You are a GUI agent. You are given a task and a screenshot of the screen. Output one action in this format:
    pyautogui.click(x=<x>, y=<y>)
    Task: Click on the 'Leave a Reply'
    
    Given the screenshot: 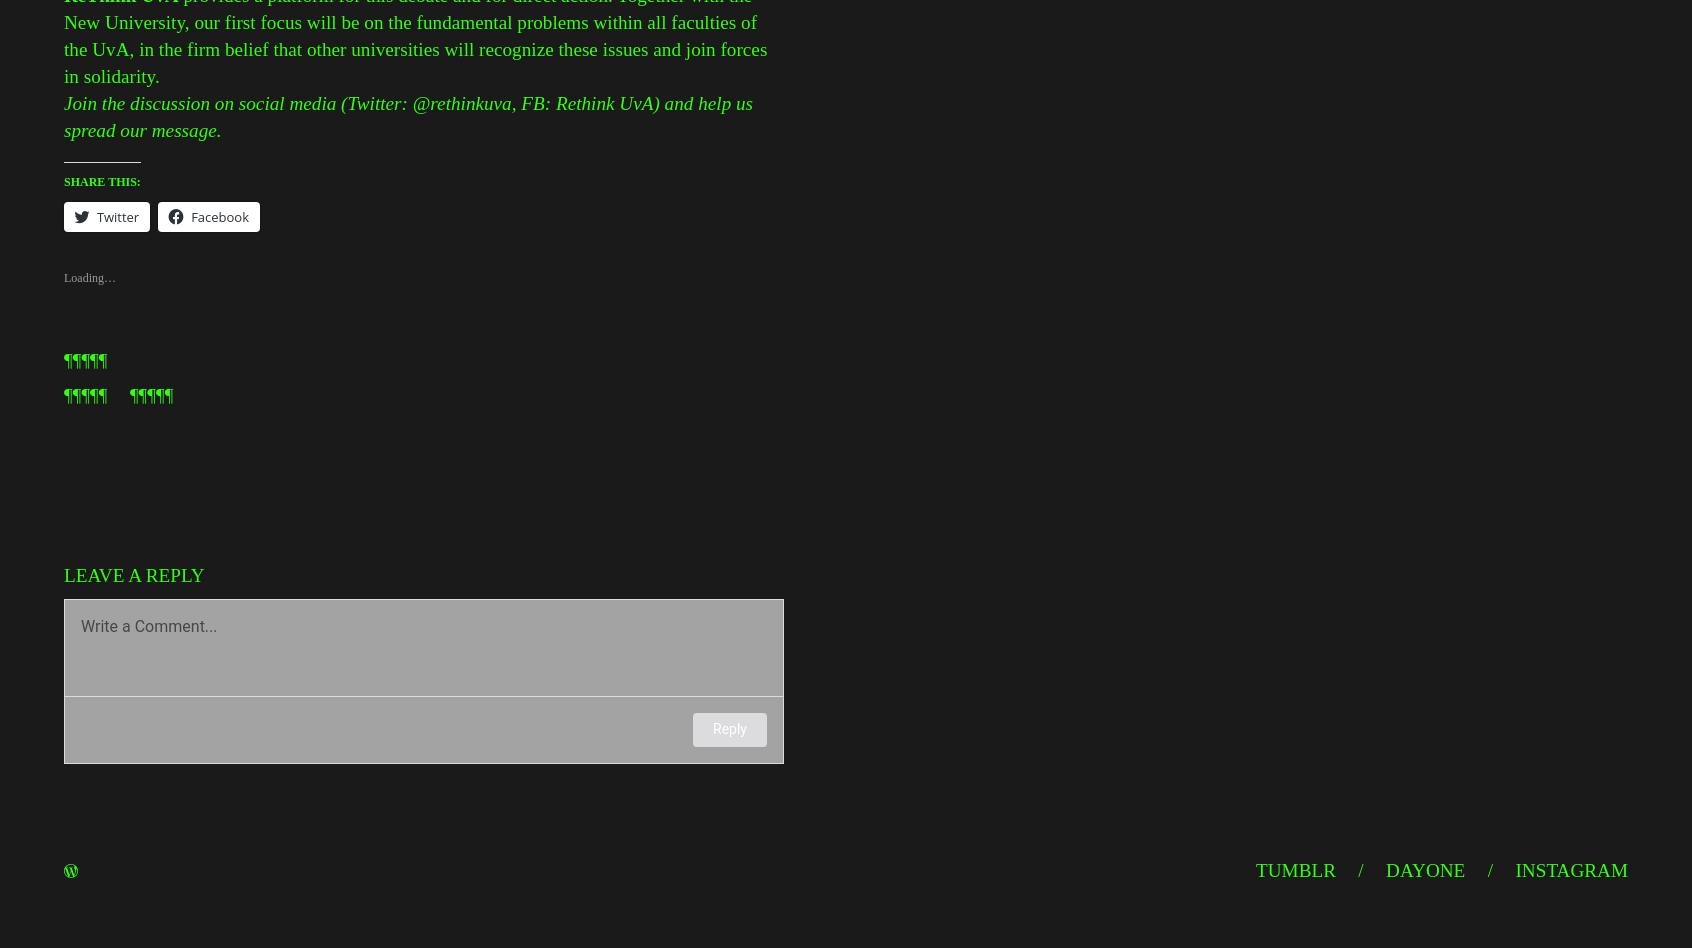 What is the action you would take?
    pyautogui.click(x=134, y=574)
    